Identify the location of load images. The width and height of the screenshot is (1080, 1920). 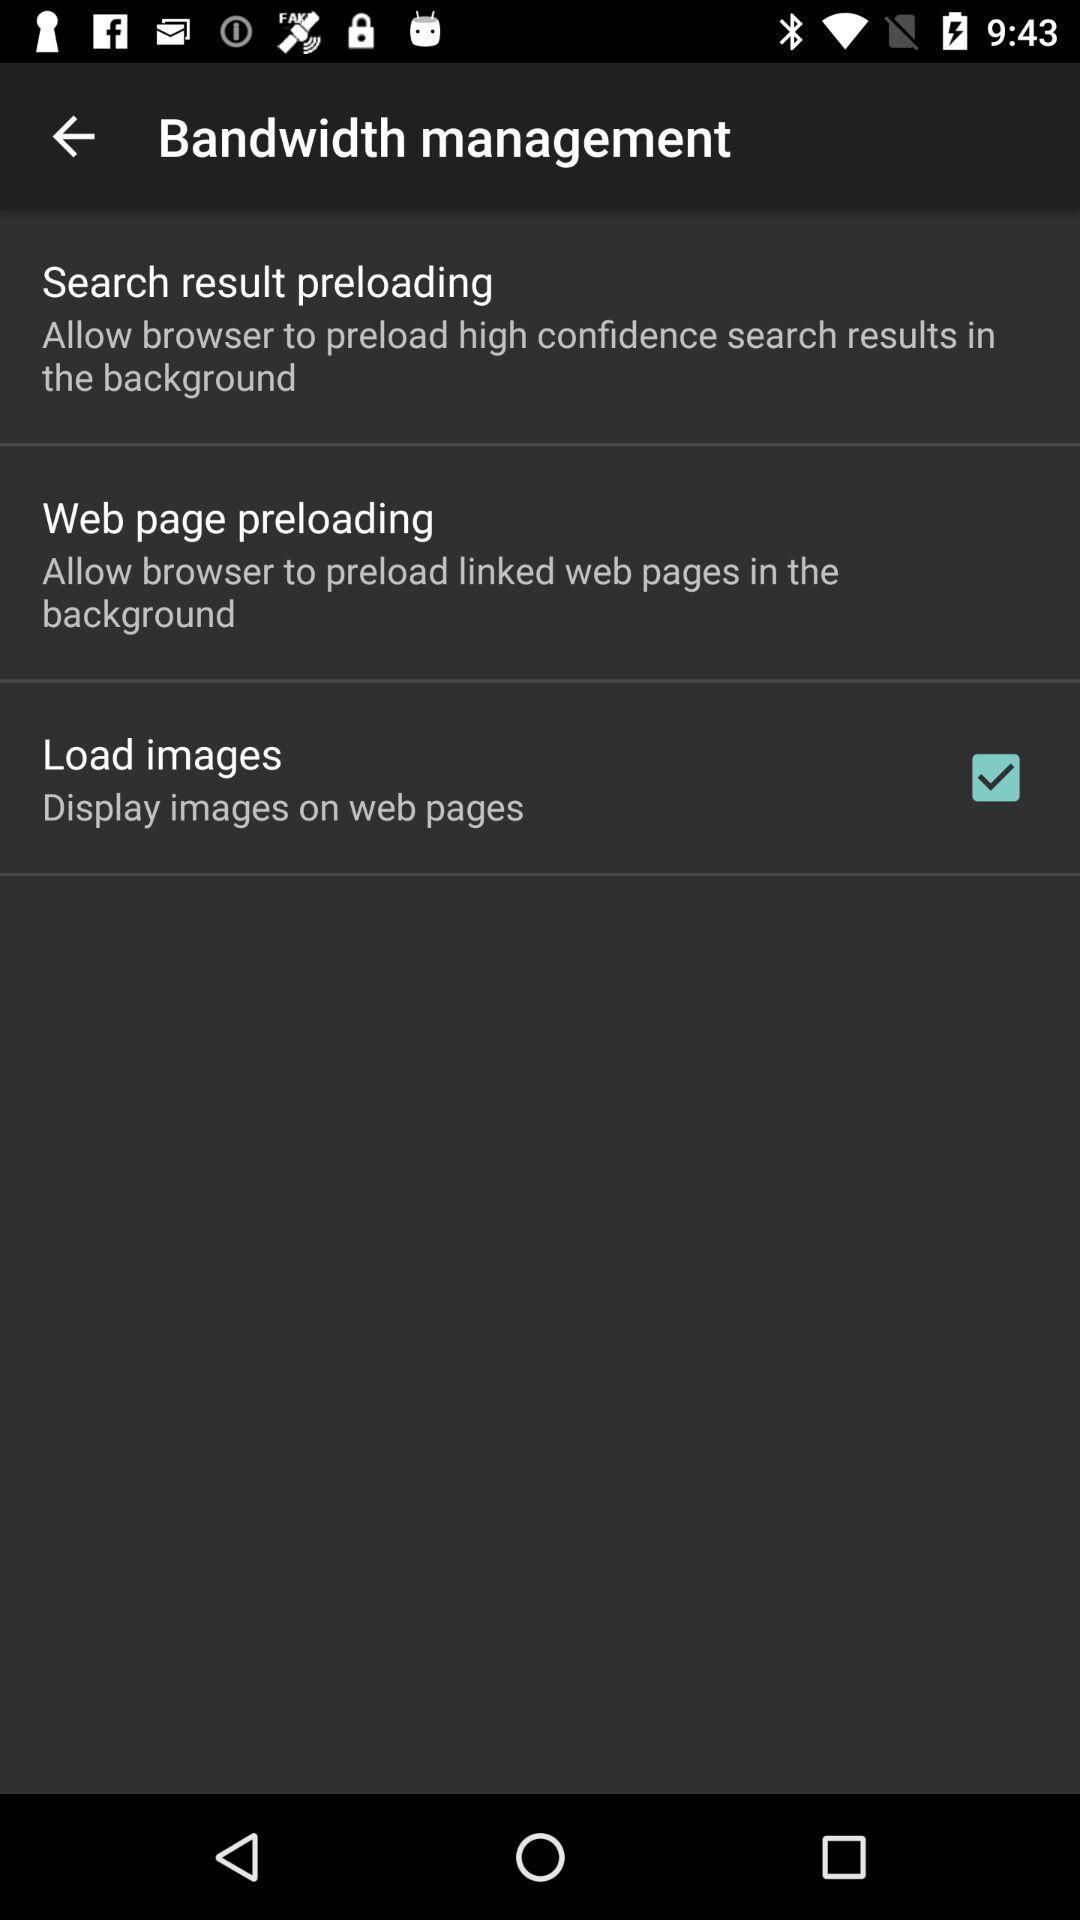
(161, 752).